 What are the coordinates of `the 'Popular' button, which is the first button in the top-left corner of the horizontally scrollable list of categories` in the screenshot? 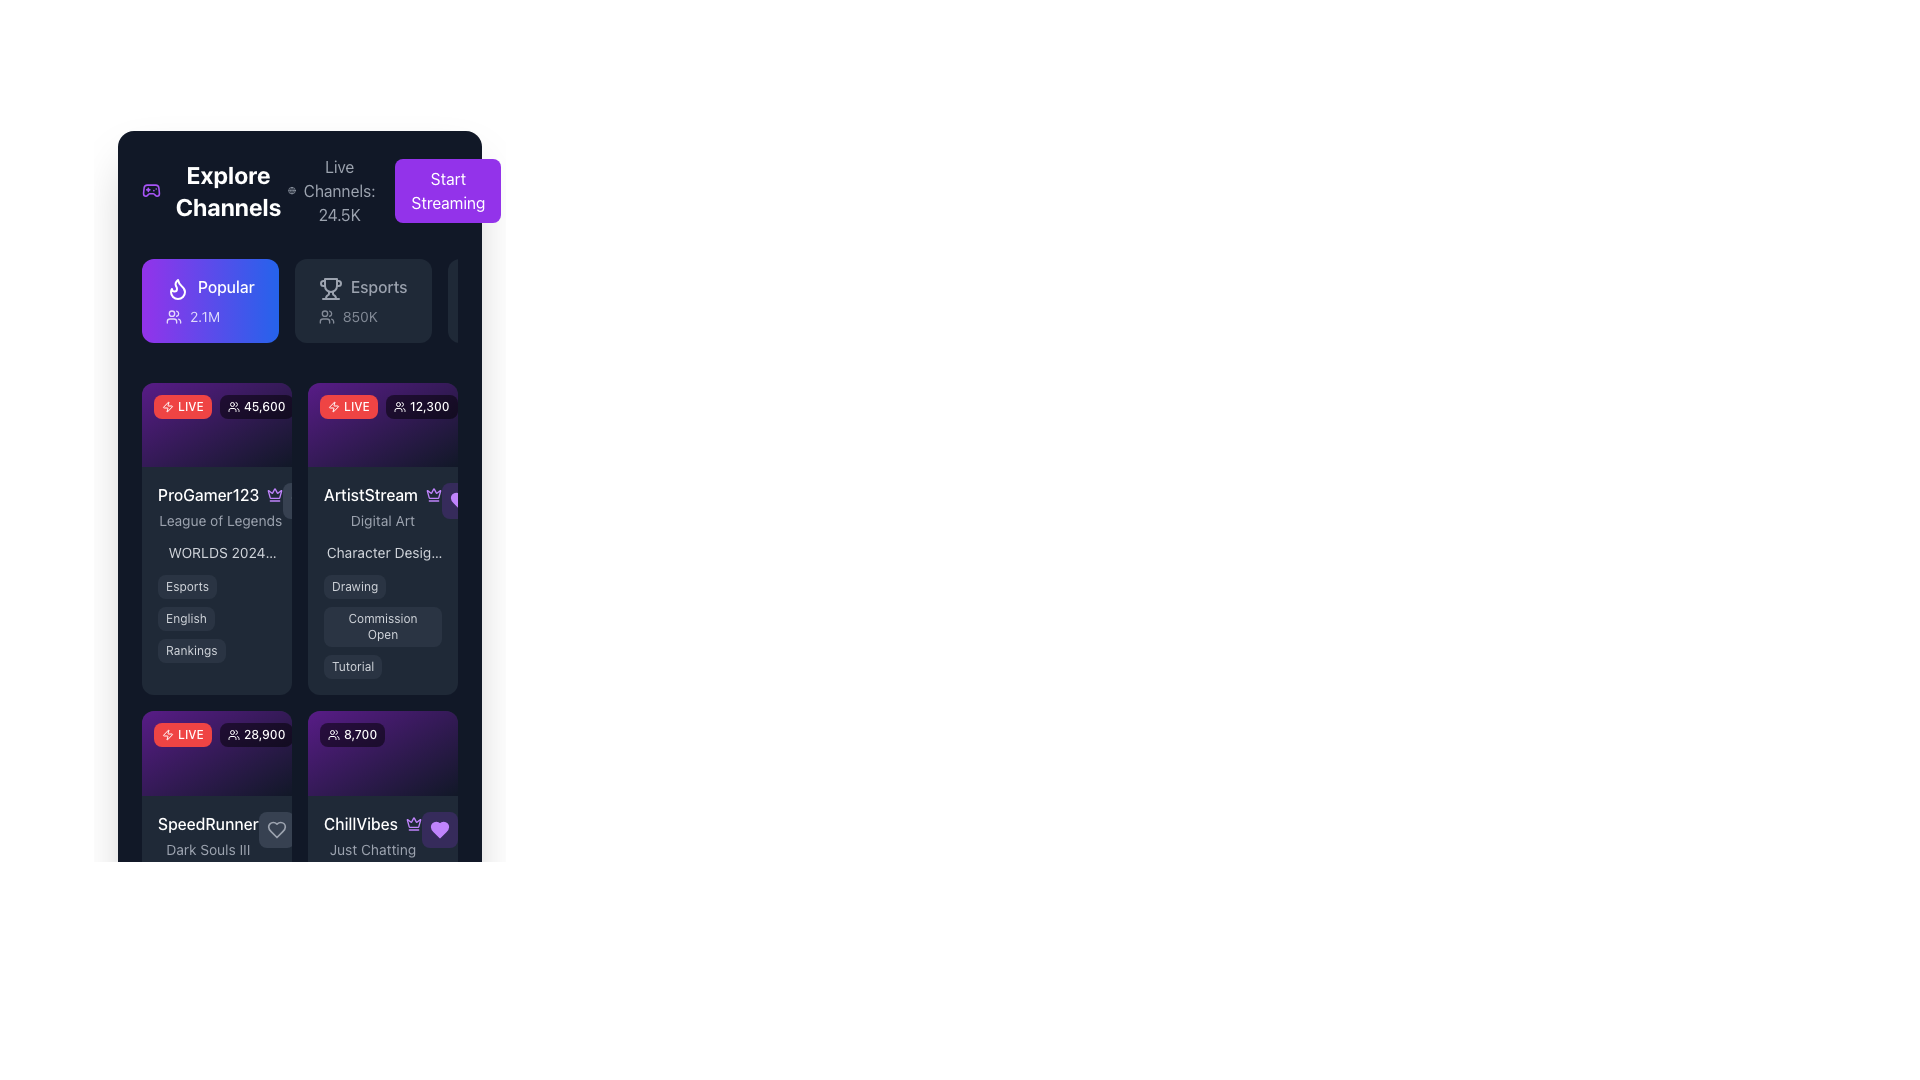 It's located at (210, 300).